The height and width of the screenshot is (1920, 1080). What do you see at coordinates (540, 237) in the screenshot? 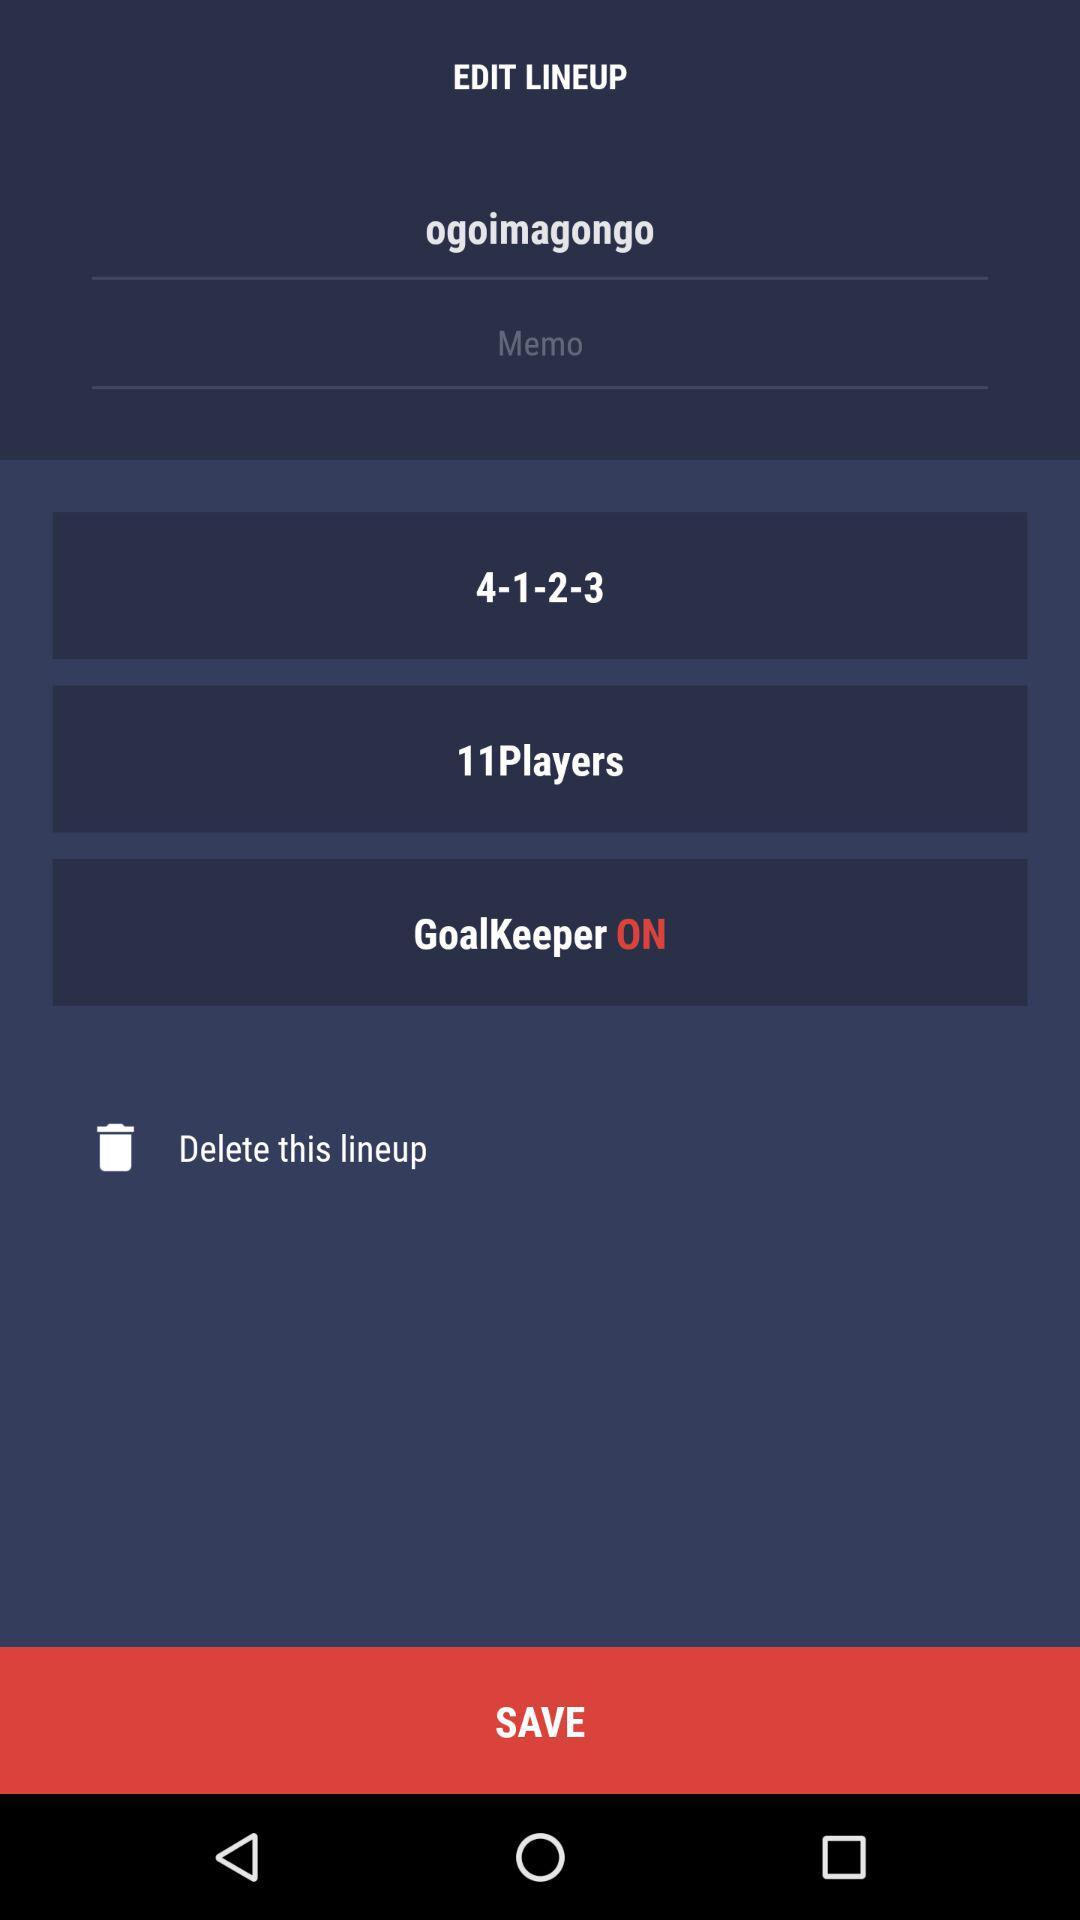
I see `the icon below the edit lineup` at bounding box center [540, 237].